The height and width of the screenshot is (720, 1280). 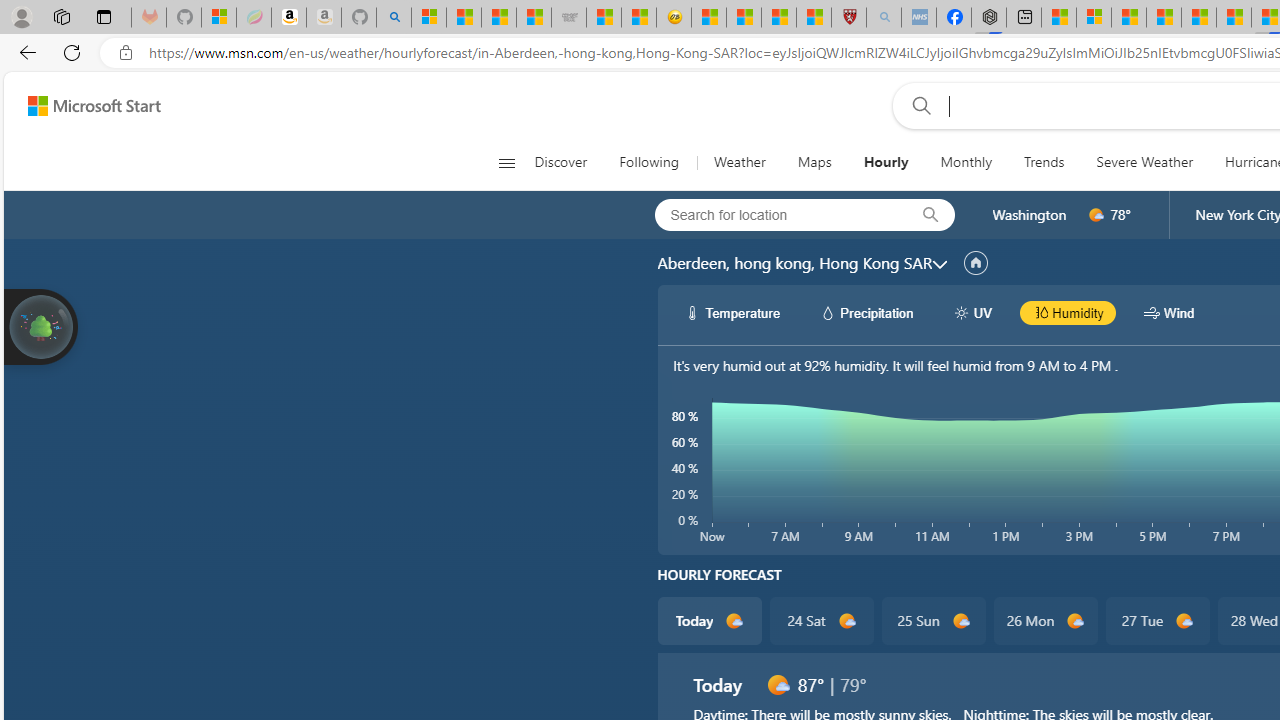 What do you see at coordinates (929, 215) in the screenshot?
I see `'locationBar/search'` at bounding box center [929, 215].